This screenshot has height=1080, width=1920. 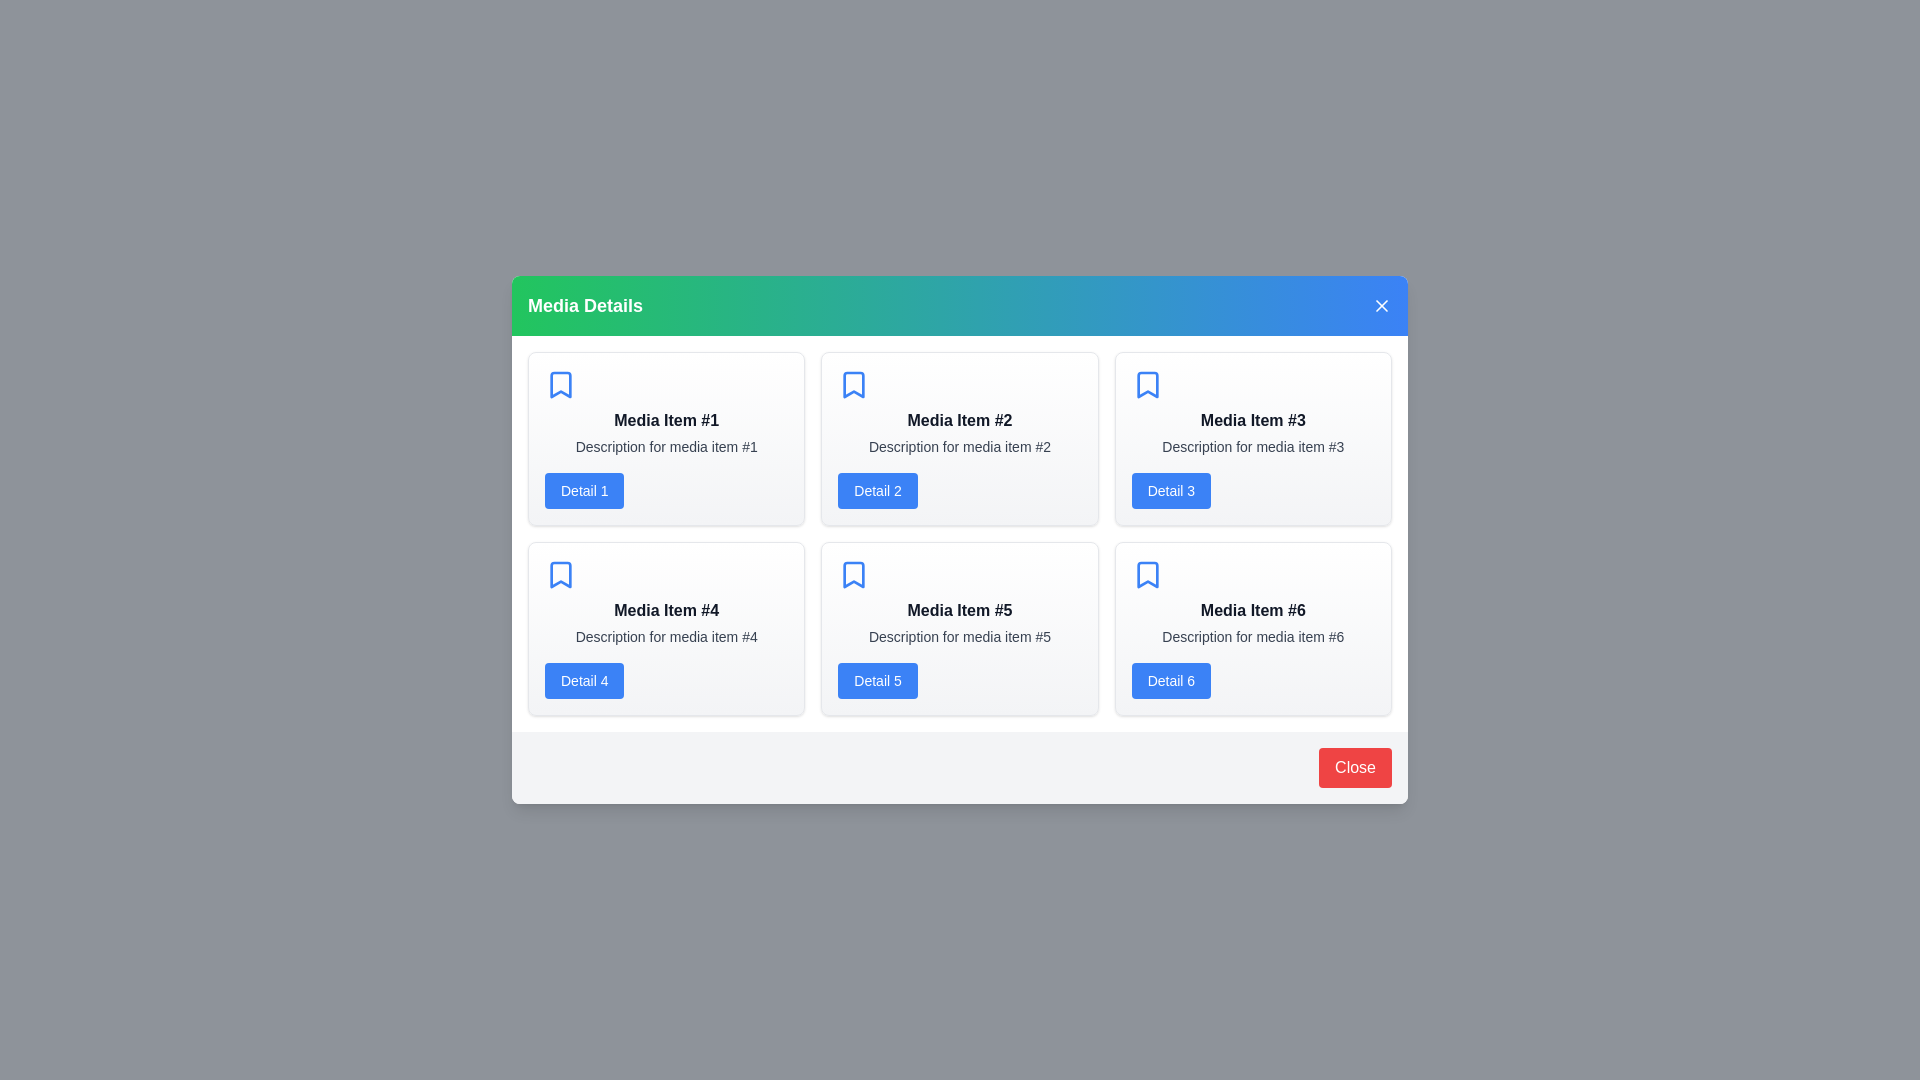 I want to click on the 'Detail 1' button for a specific media item, so click(x=583, y=490).